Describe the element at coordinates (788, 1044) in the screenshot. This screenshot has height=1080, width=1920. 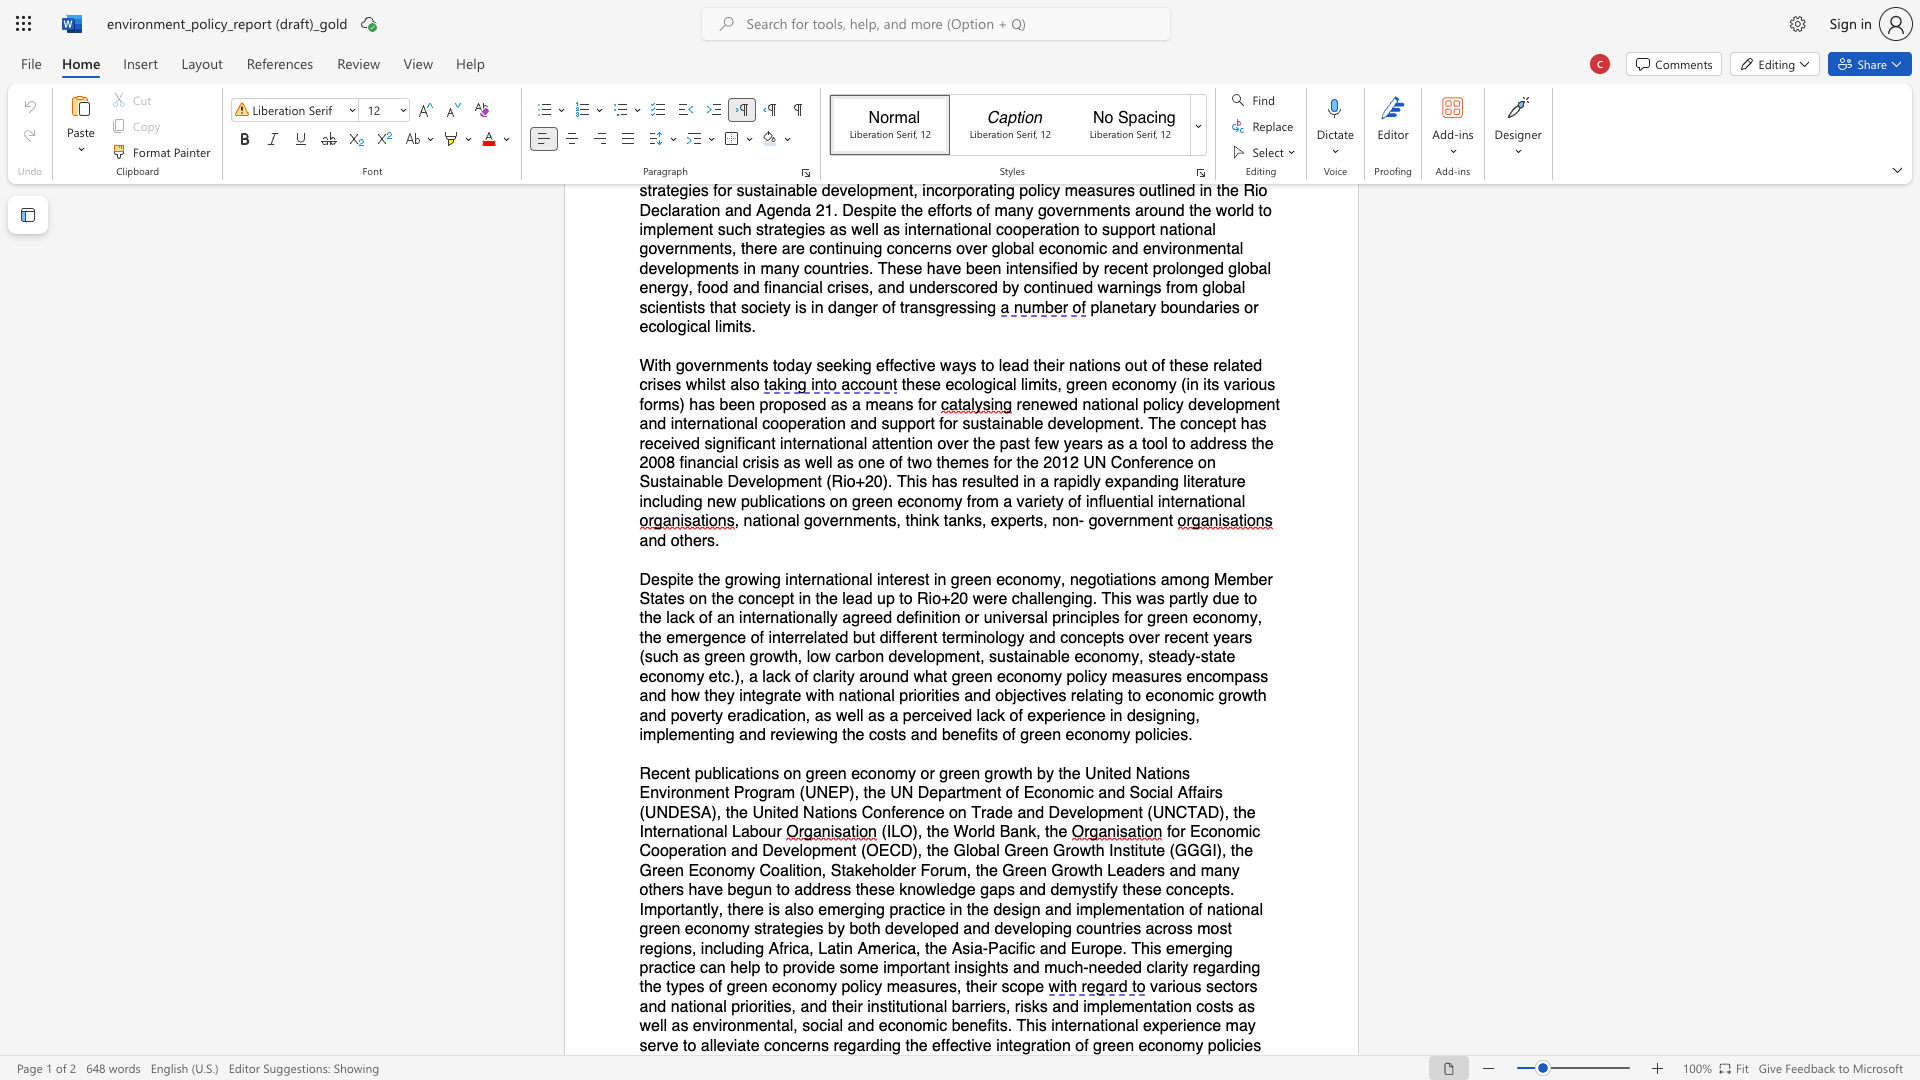
I see `the subset text "cern" within the text "and economic benefits. This international experience may serve to alleviate concerns"` at that location.